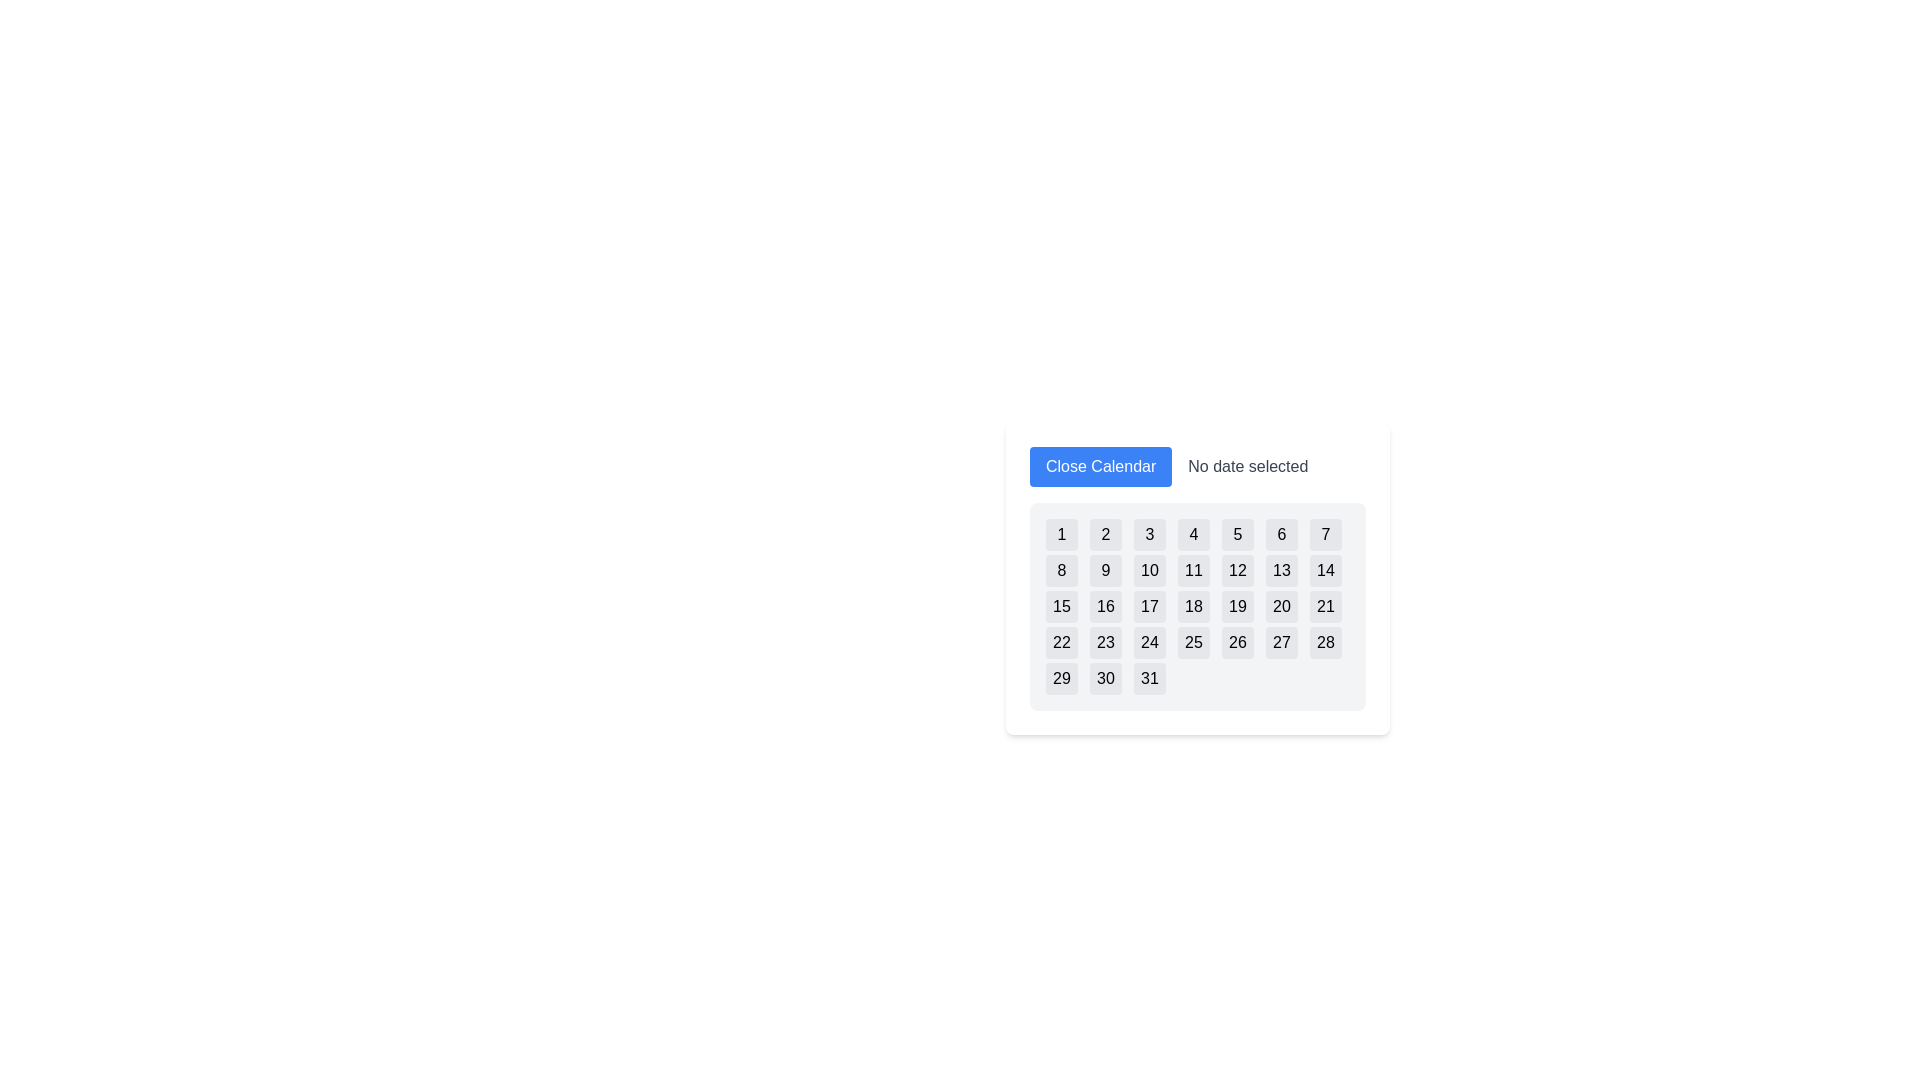 The width and height of the screenshot is (1920, 1080). What do you see at coordinates (1150, 534) in the screenshot?
I see `the square-shaped button with rounded corners displaying the number '3'` at bounding box center [1150, 534].